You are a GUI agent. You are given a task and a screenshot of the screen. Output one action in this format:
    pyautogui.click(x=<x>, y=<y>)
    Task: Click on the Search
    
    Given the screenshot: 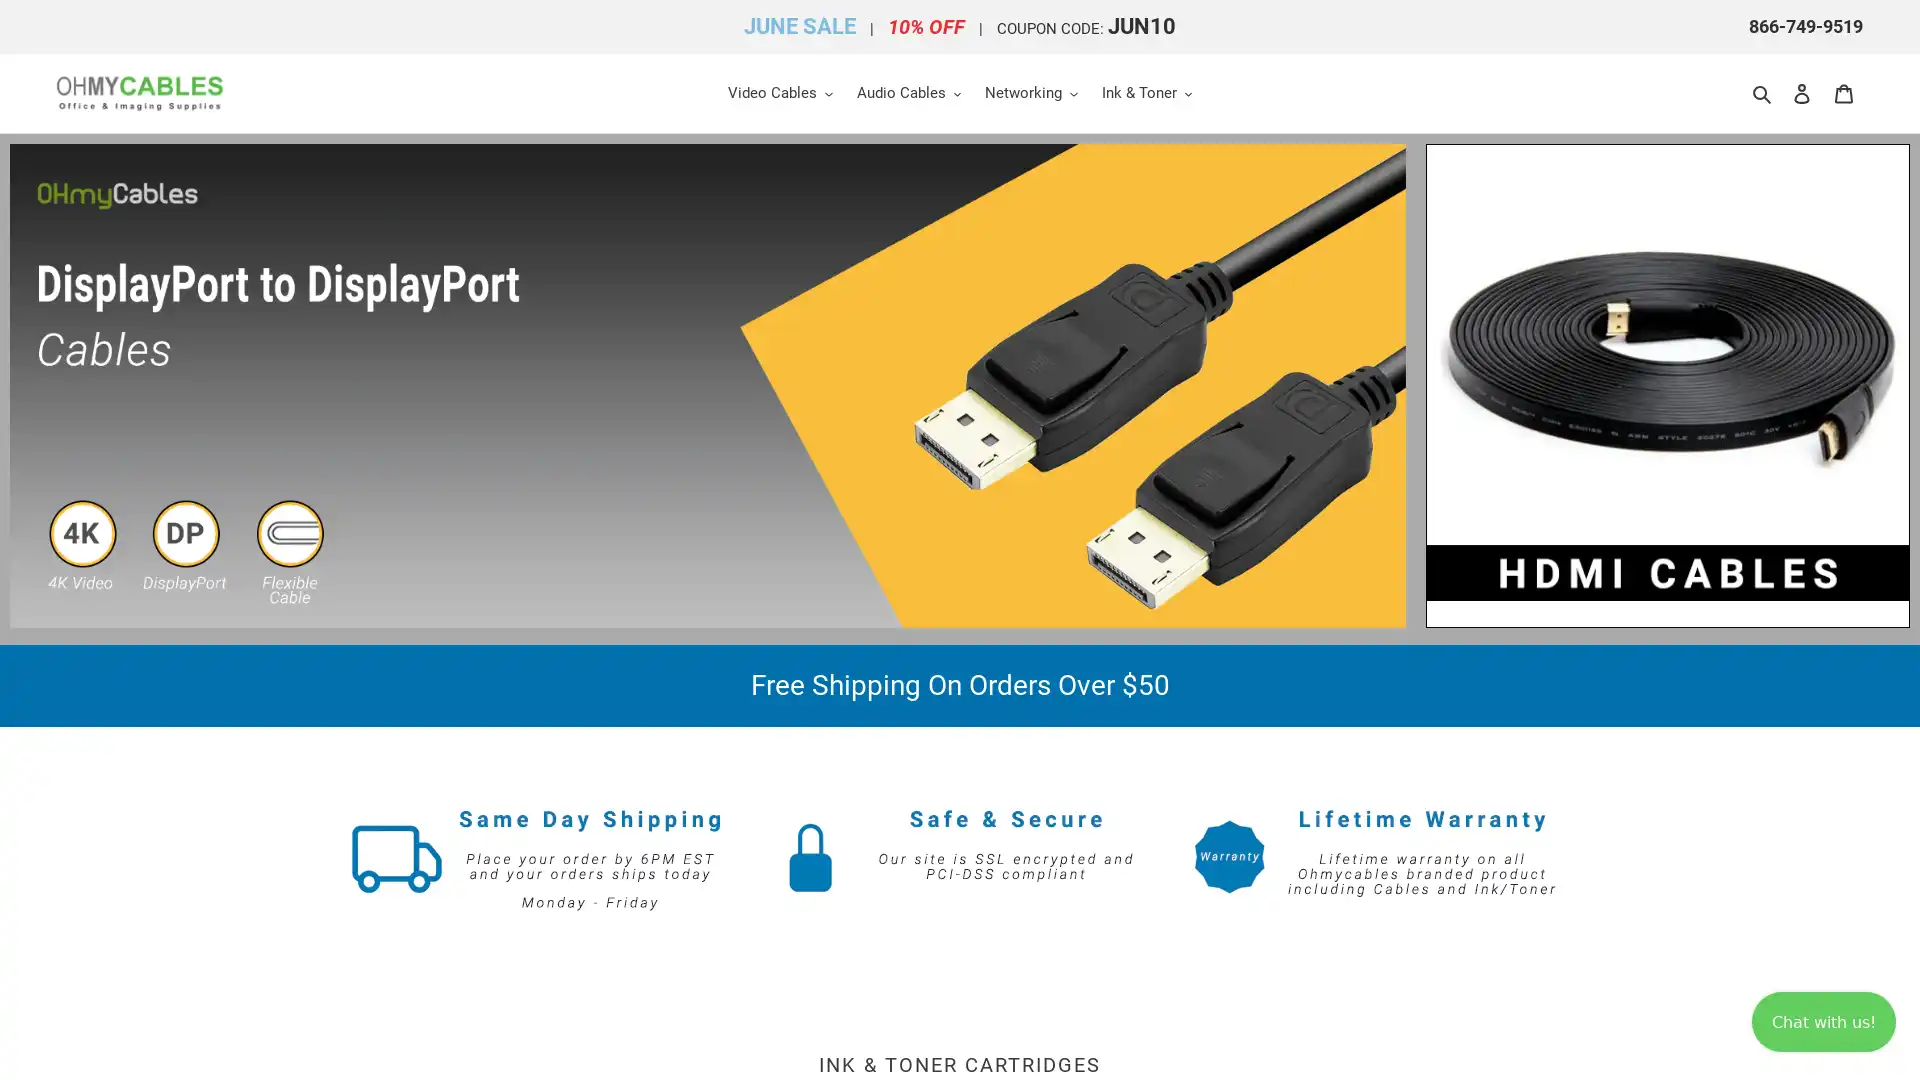 What is the action you would take?
    pyautogui.click(x=1763, y=92)
    